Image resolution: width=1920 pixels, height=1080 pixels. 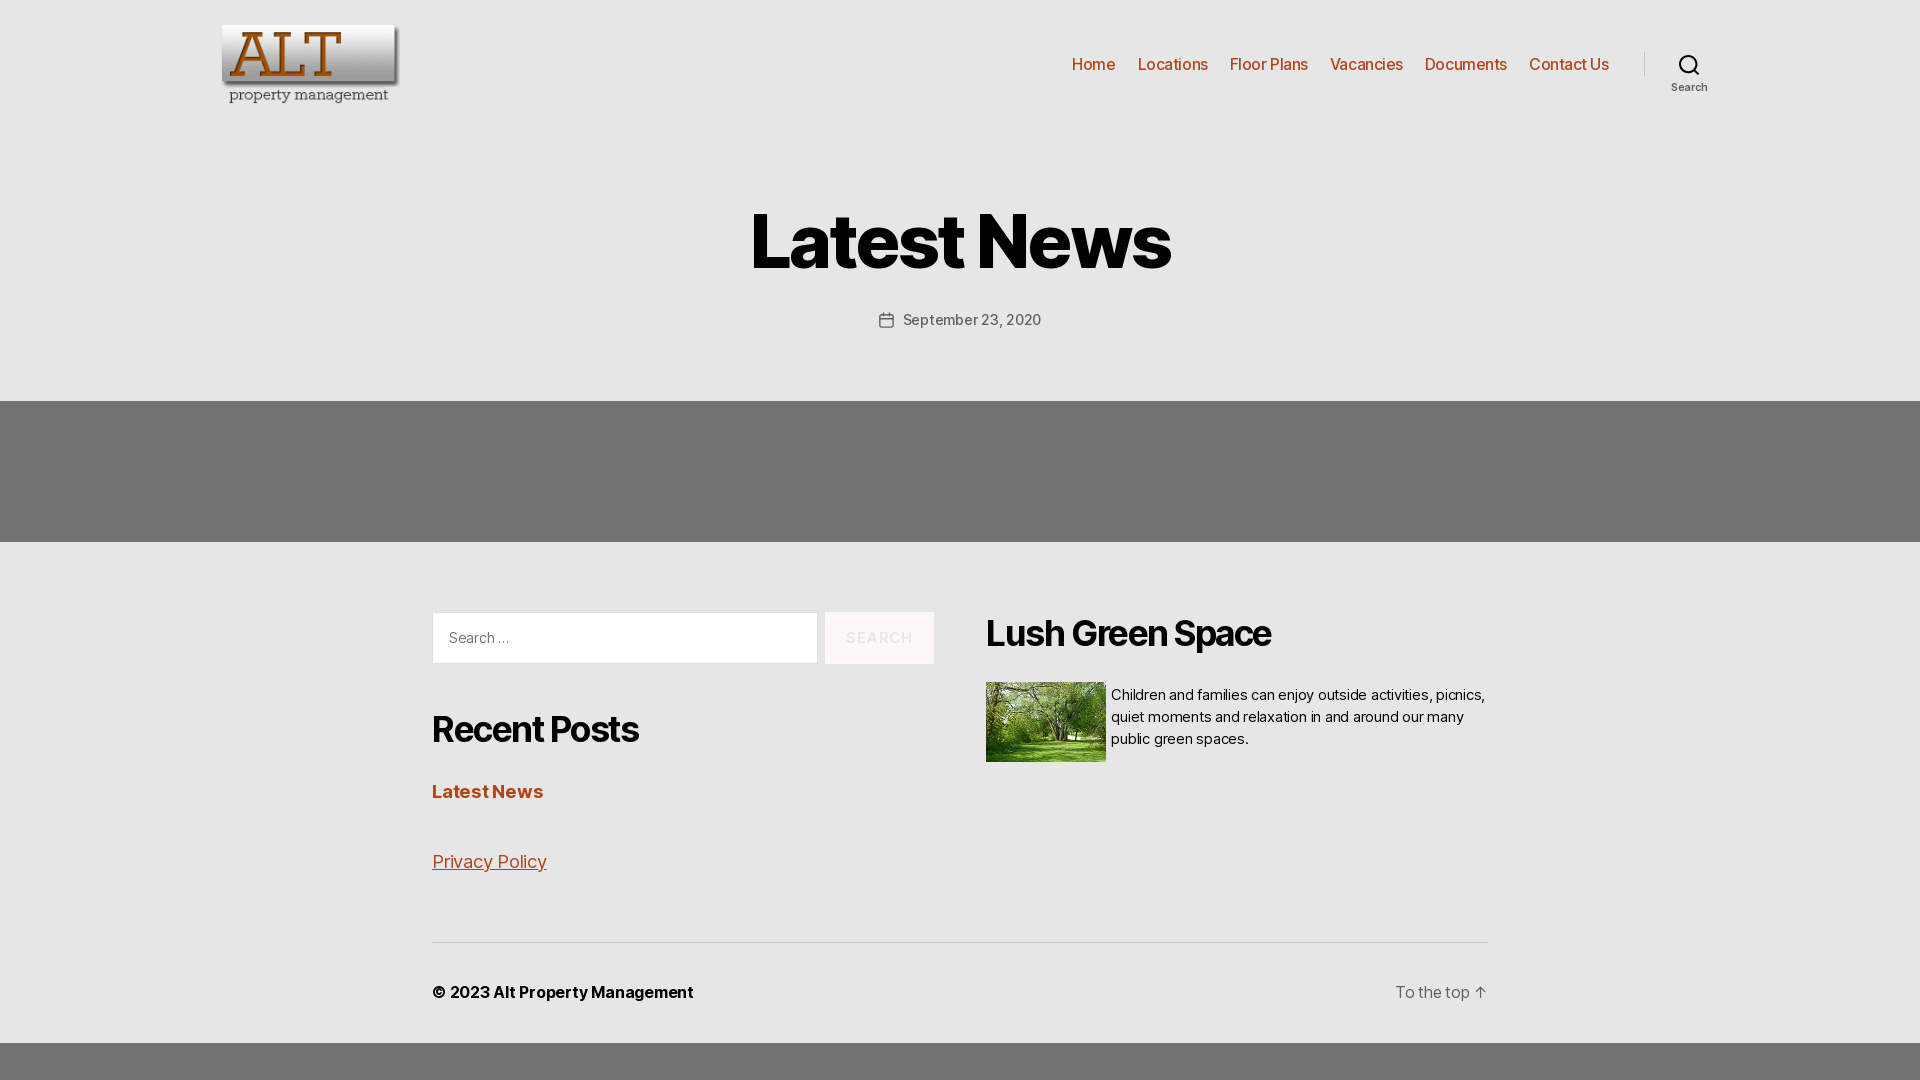 What do you see at coordinates (971, 318) in the screenshot?
I see `'September 23, 2020'` at bounding box center [971, 318].